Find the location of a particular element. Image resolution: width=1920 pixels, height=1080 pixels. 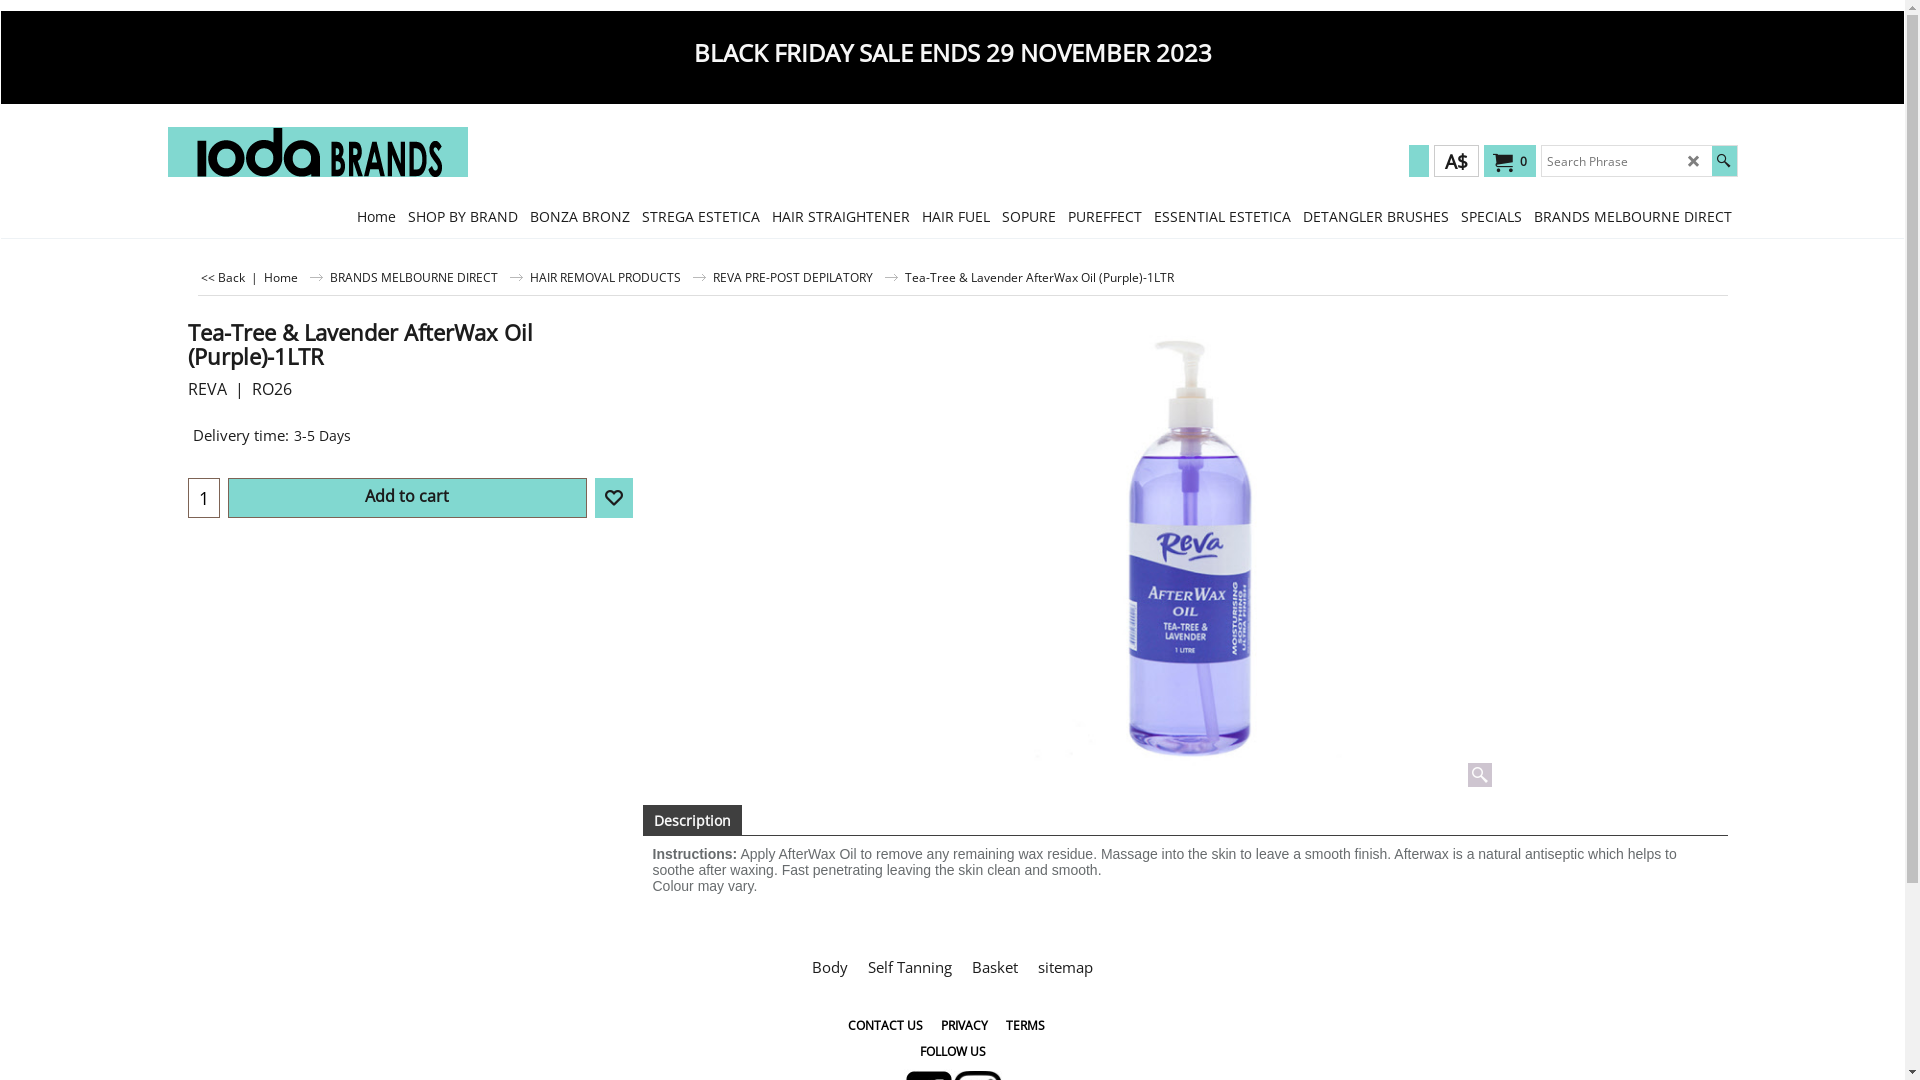

'Basket' is located at coordinates (961, 966).